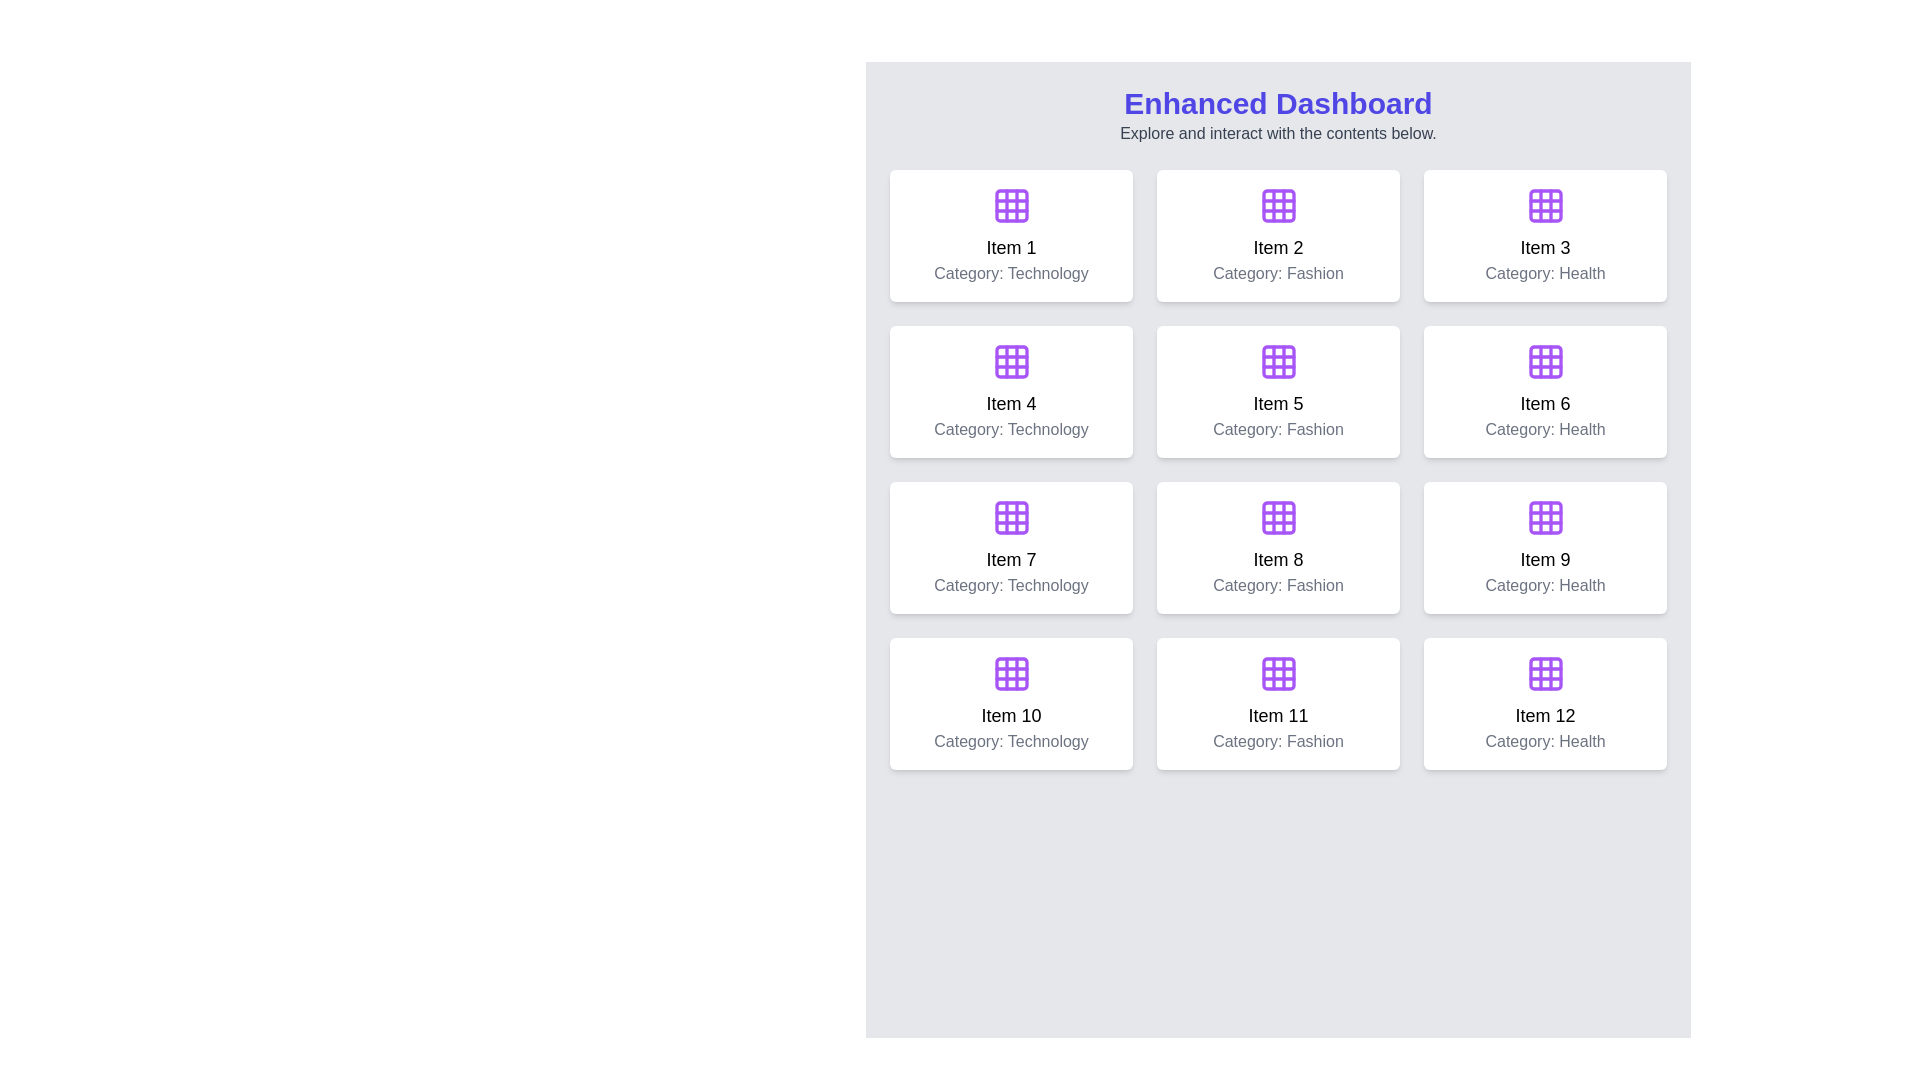 This screenshot has height=1080, width=1920. I want to click on the content of the text label displaying 'Item 10', which is a bold, medium-large sans-serif font positioned above the 'Category: Technology' label, so click(1011, 715).